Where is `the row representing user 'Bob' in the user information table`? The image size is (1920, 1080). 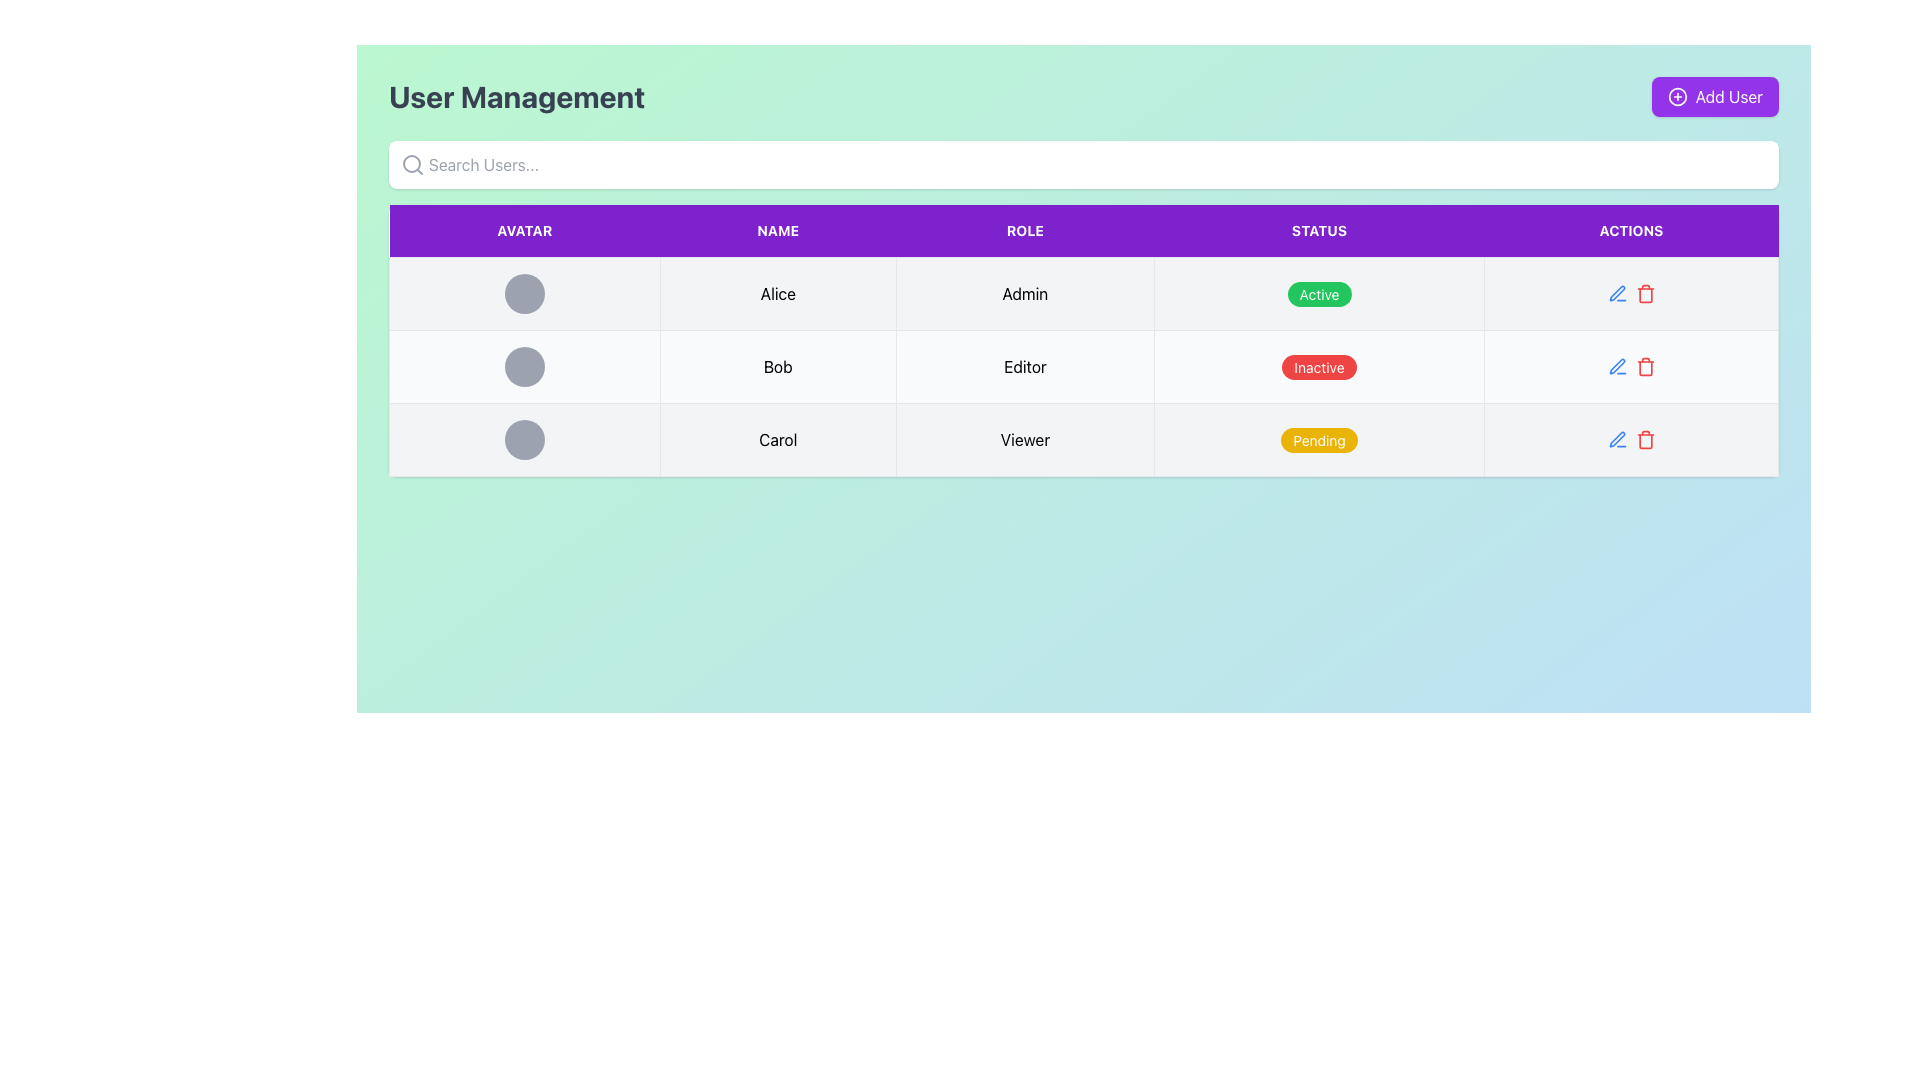 the row representing user 'Bob' in the user information table is located at coordinates (1083, 366).